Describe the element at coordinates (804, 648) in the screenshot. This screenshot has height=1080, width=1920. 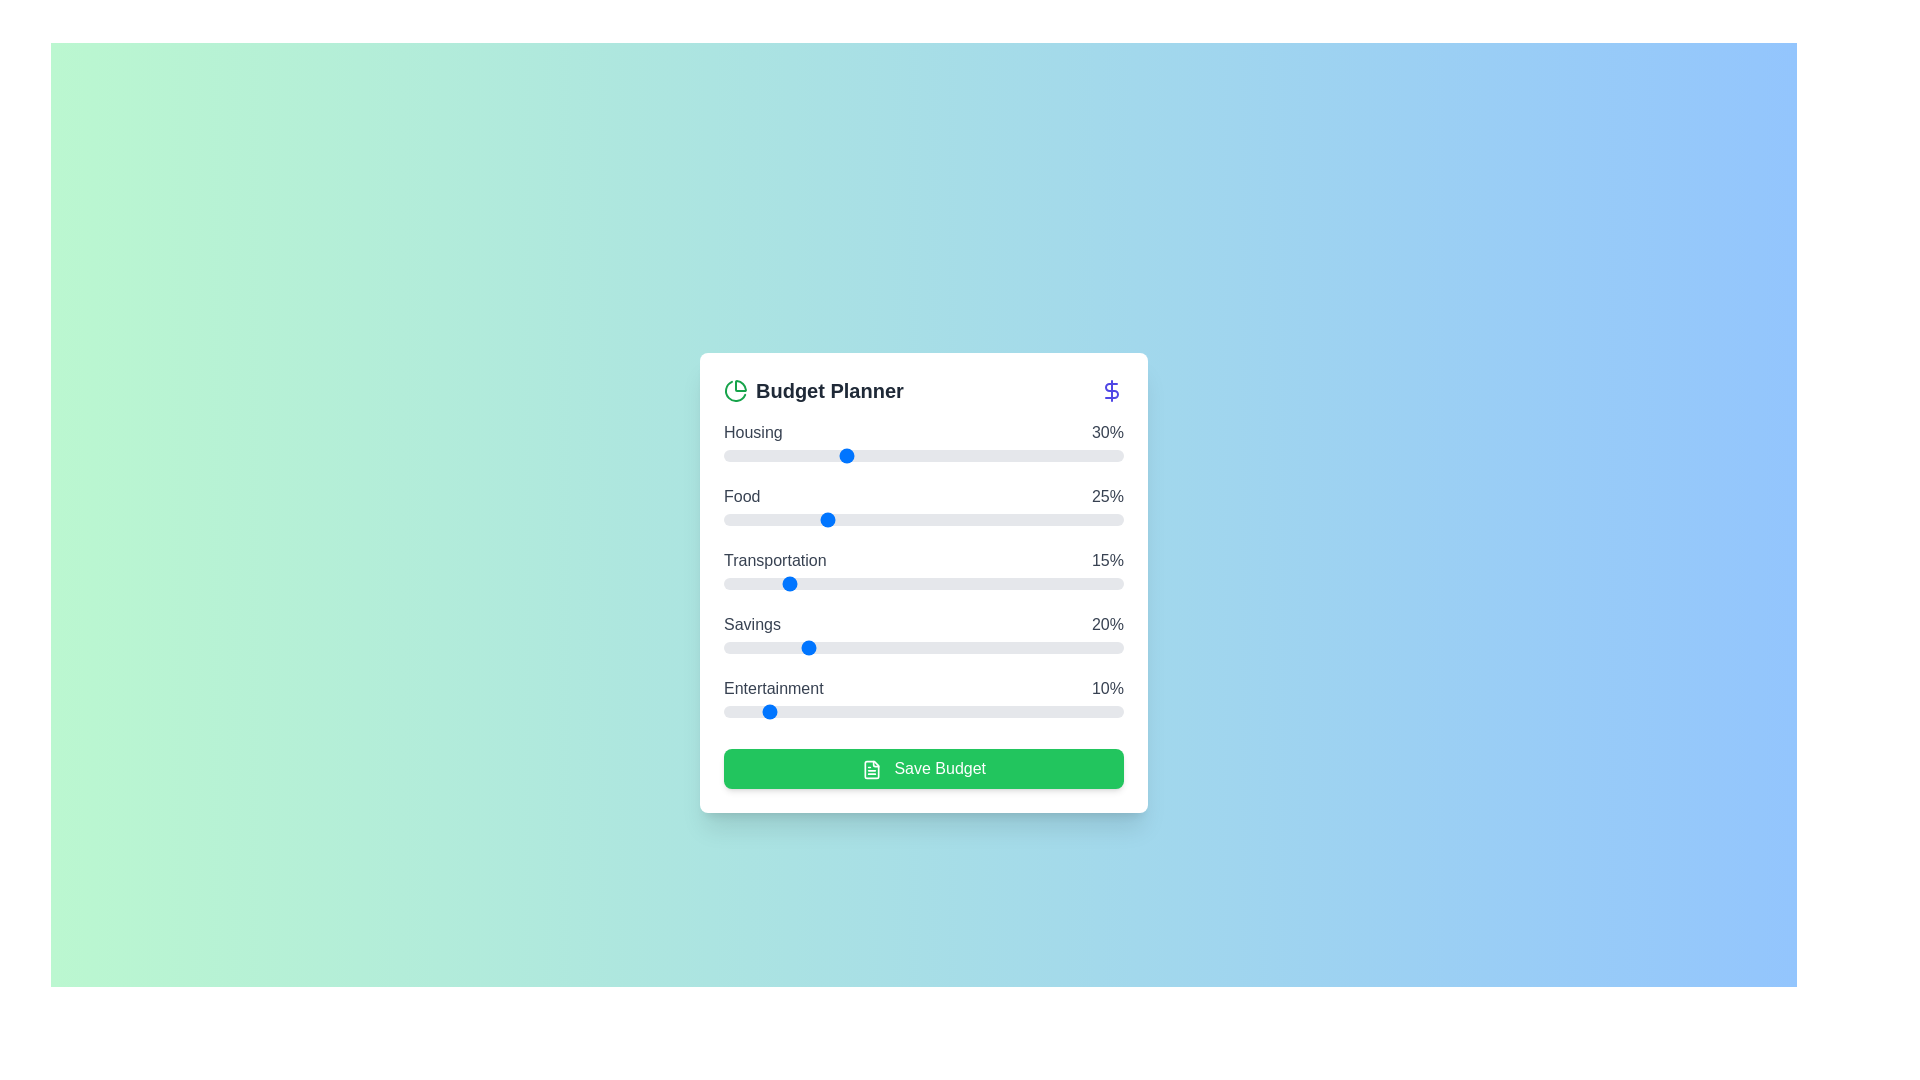
I see `the 'Savings' slider to 20% allocation` at that location.